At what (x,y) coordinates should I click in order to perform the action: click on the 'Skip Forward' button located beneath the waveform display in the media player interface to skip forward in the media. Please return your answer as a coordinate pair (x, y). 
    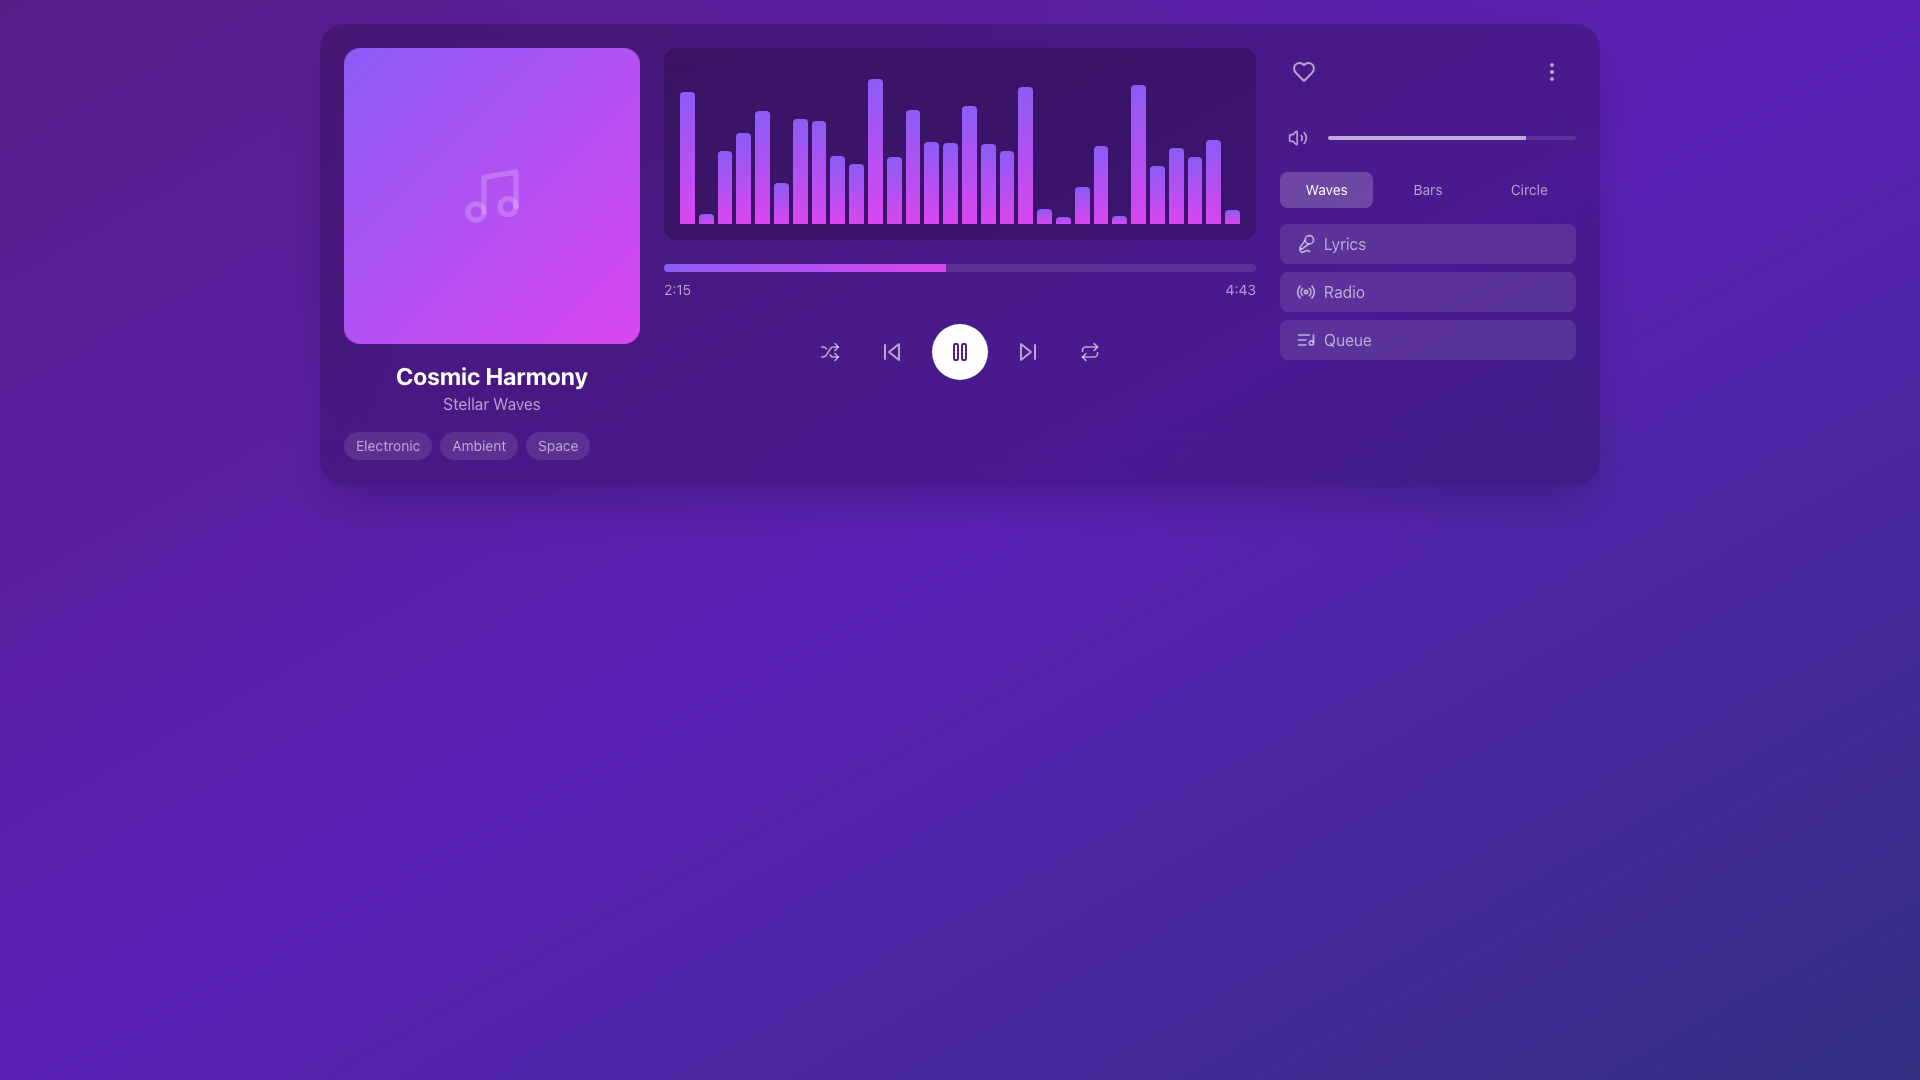
    Looking at the image, I should click on (1026, 350).